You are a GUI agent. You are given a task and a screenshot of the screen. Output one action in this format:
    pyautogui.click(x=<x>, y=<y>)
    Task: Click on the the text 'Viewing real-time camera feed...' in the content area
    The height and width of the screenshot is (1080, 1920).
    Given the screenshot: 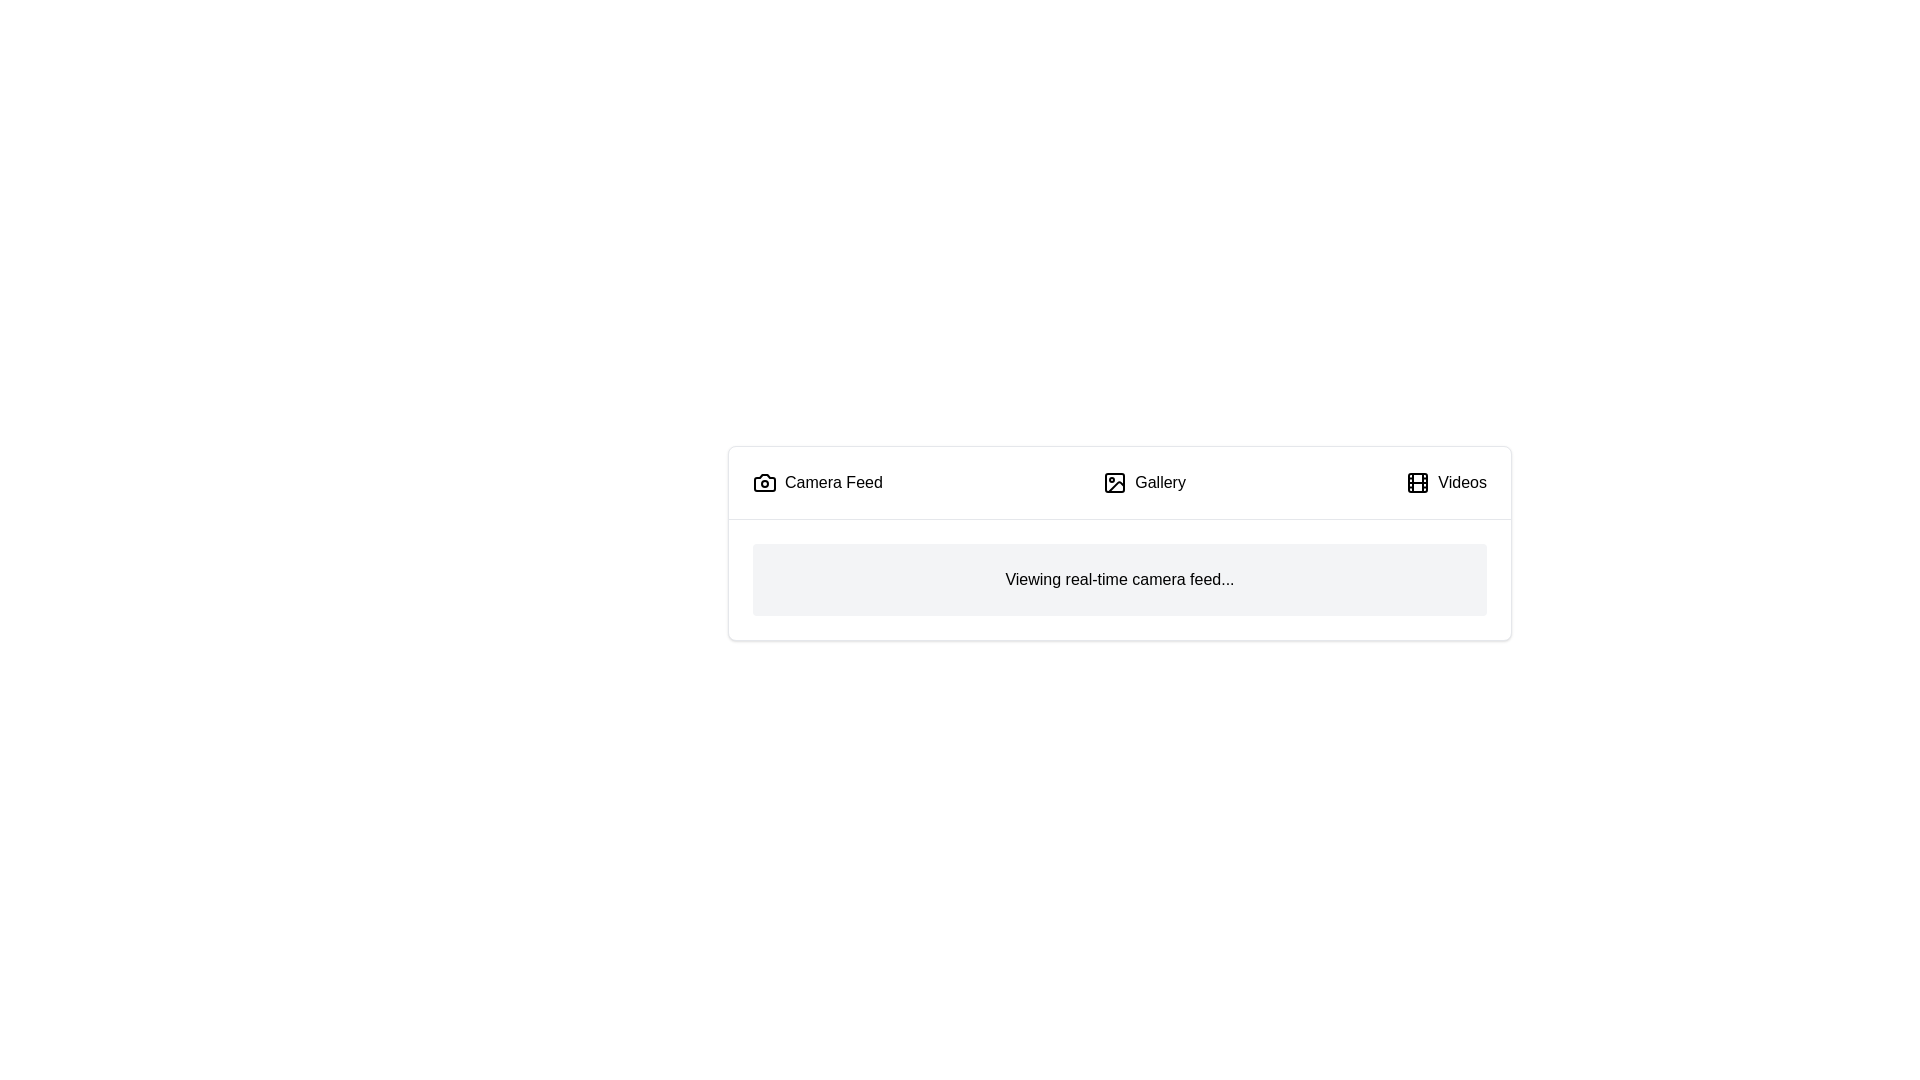 What is the action you would take?
    pyautogui.click(x=1118, y=579)
    